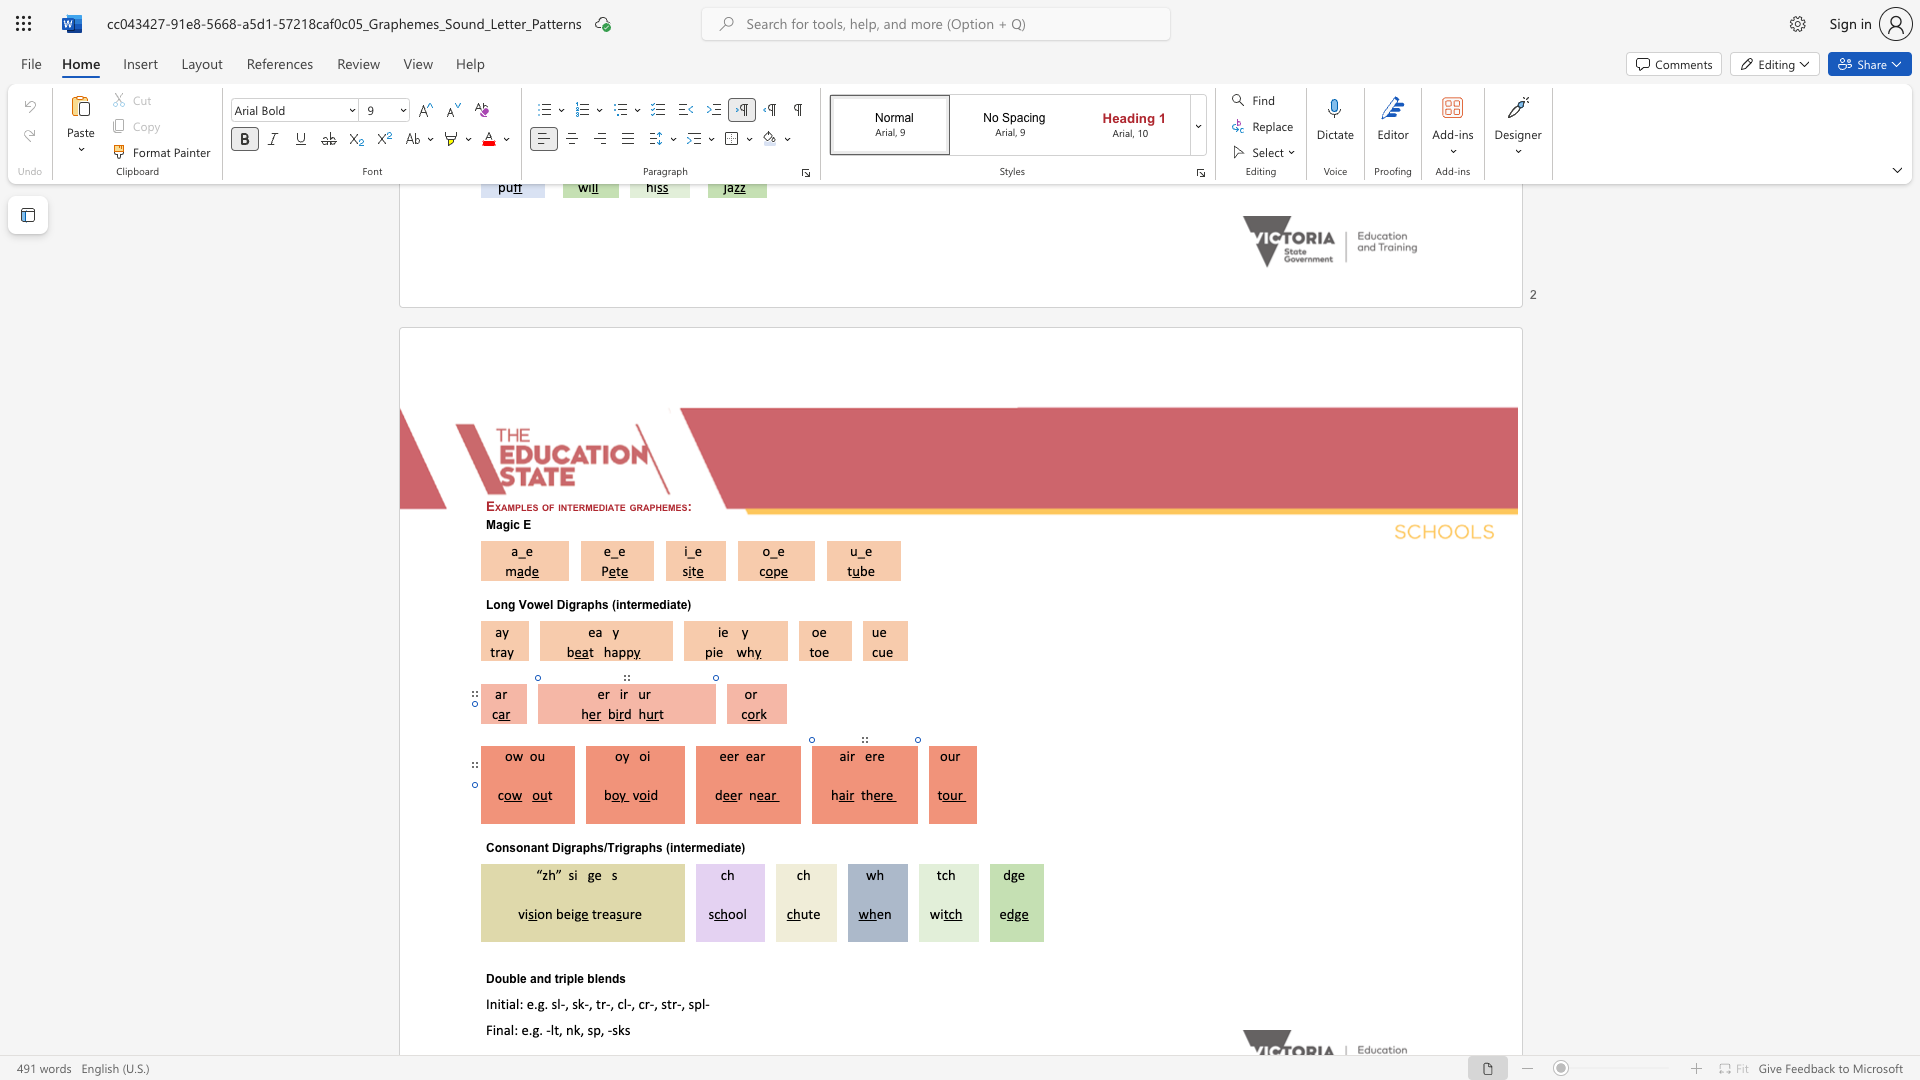 The width and height of the screenshot is (1920, 1080). What do you see at coordinates (490, 1003) in the screenshot?
I see `the space between the continuous character "I" and "n" in the text` at bounding box center [490, 1003].